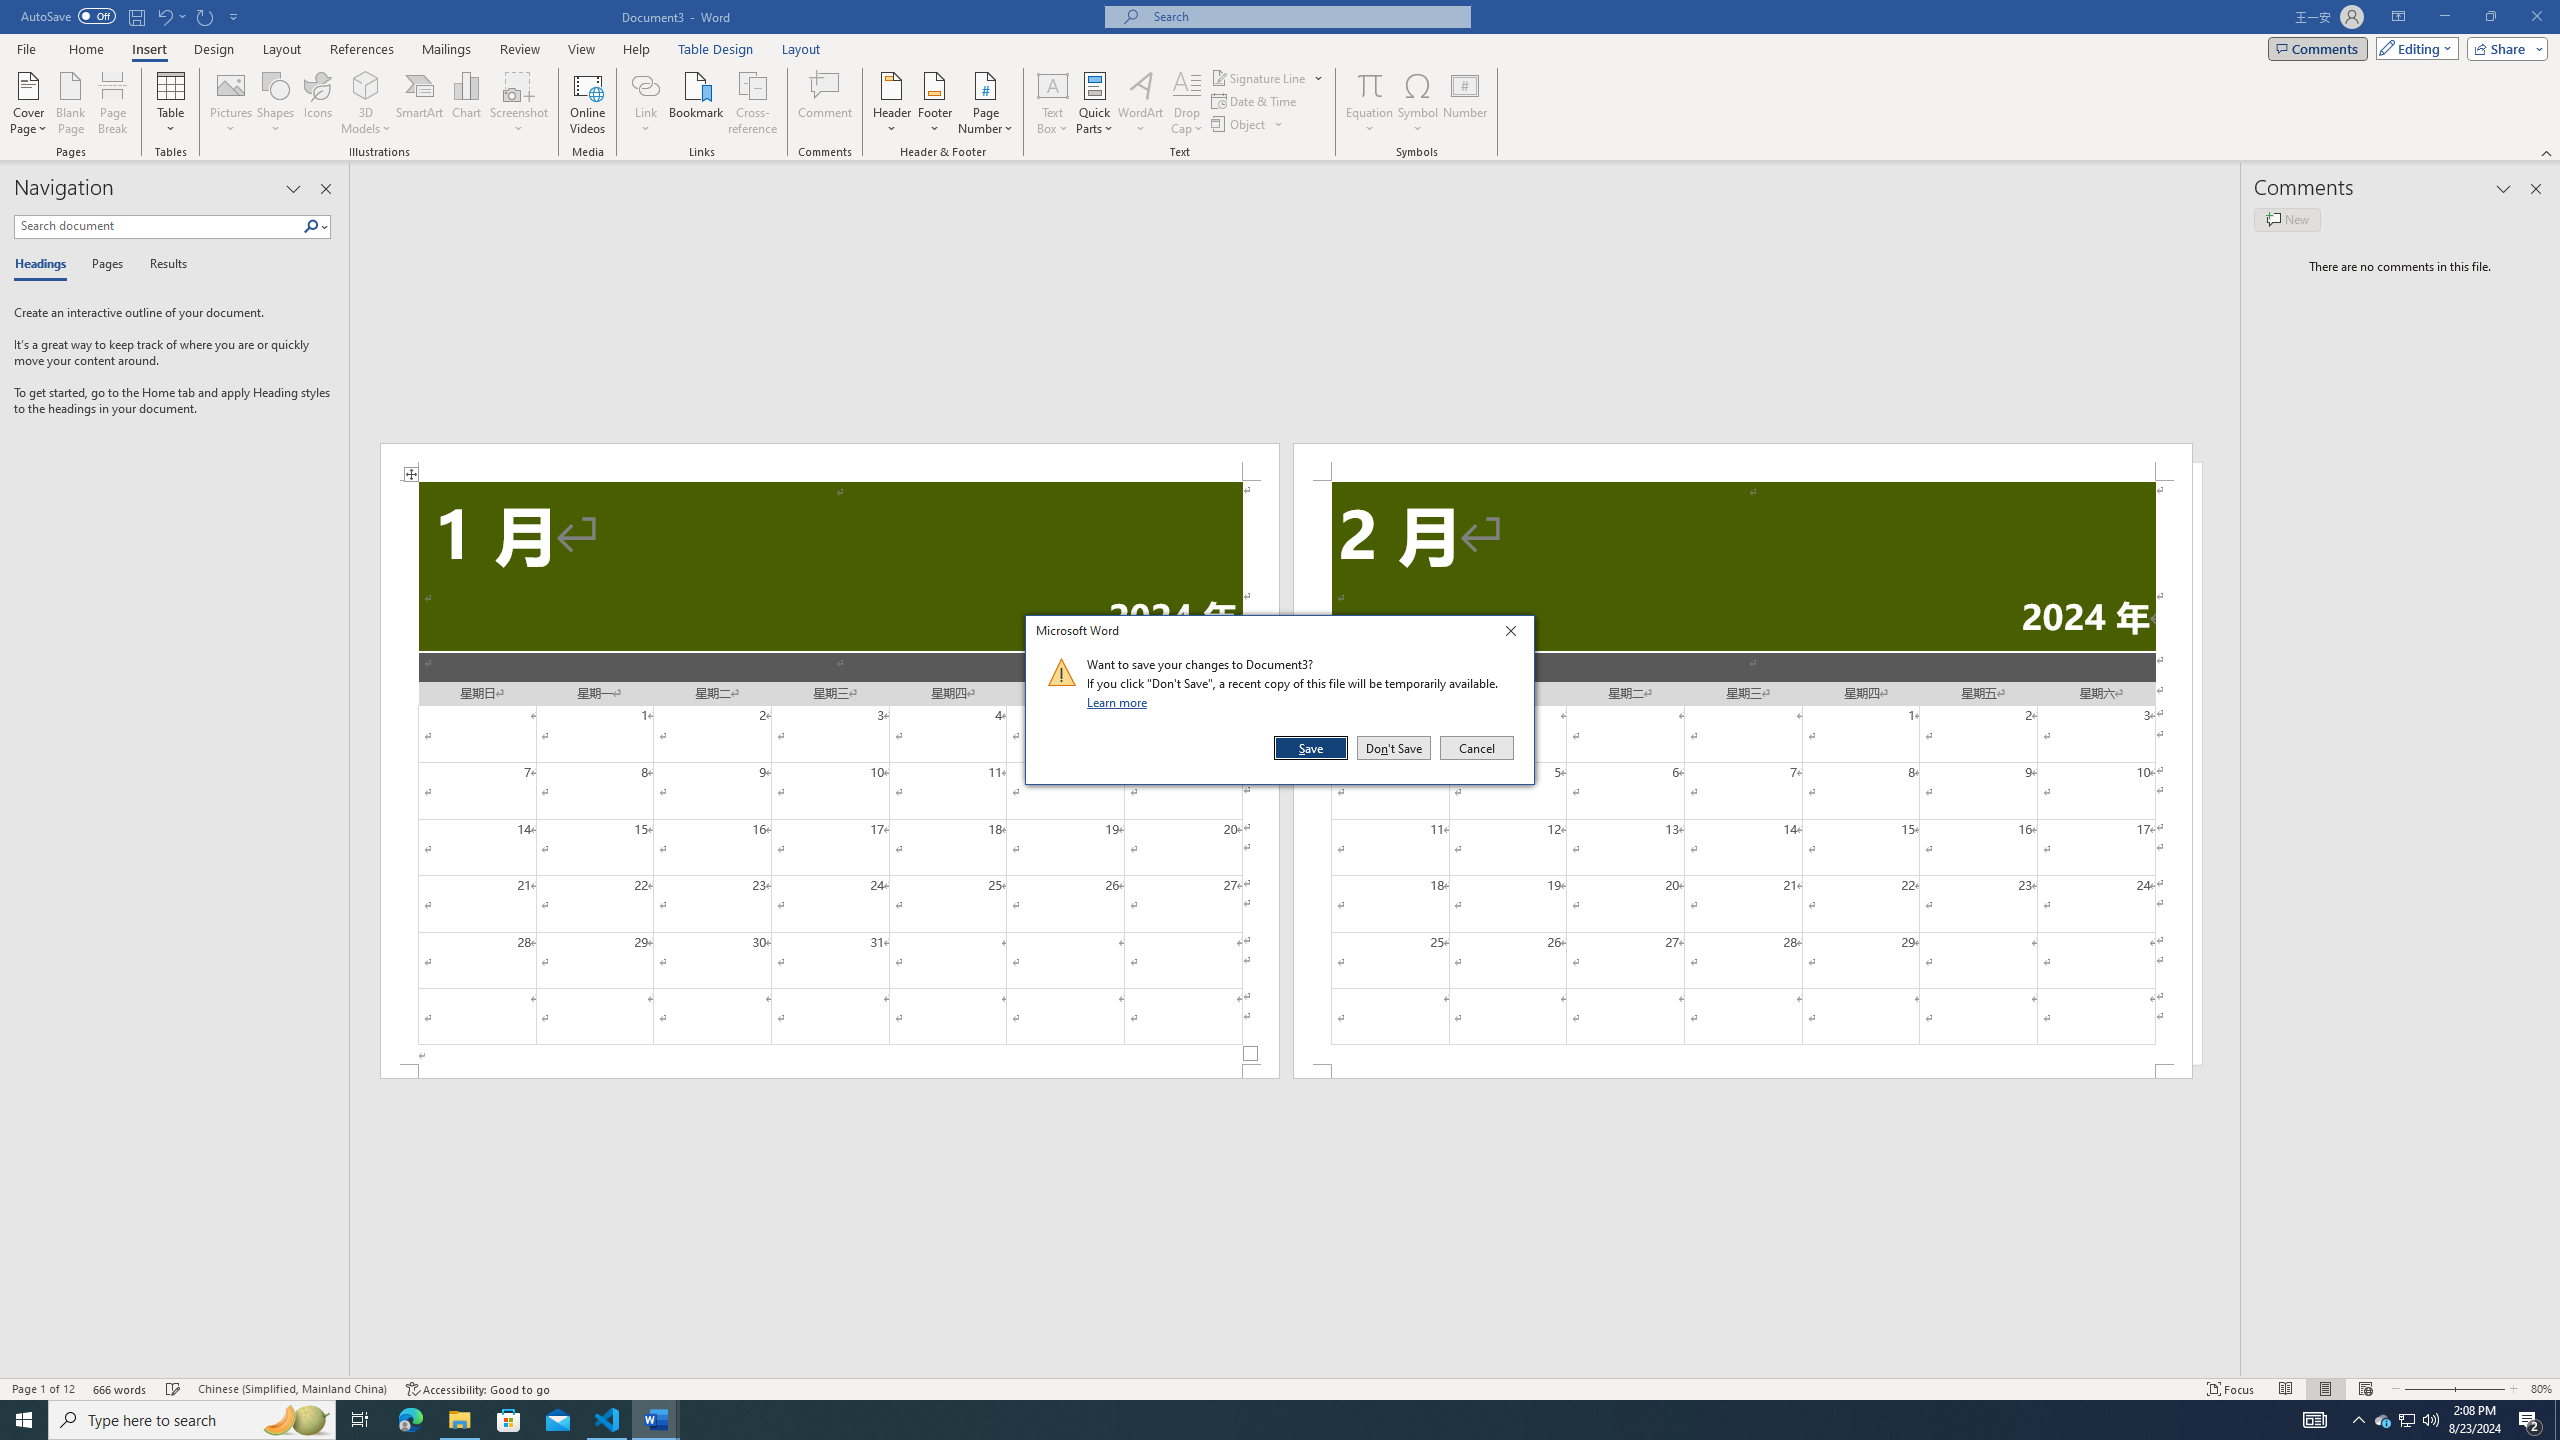 This screenshot has height=1440, width=2560. What do you see at coordinates (1742, 1071) in the screenshot?
I see `'Footer -Section 2-'` at bounding box center [1742, 1071].